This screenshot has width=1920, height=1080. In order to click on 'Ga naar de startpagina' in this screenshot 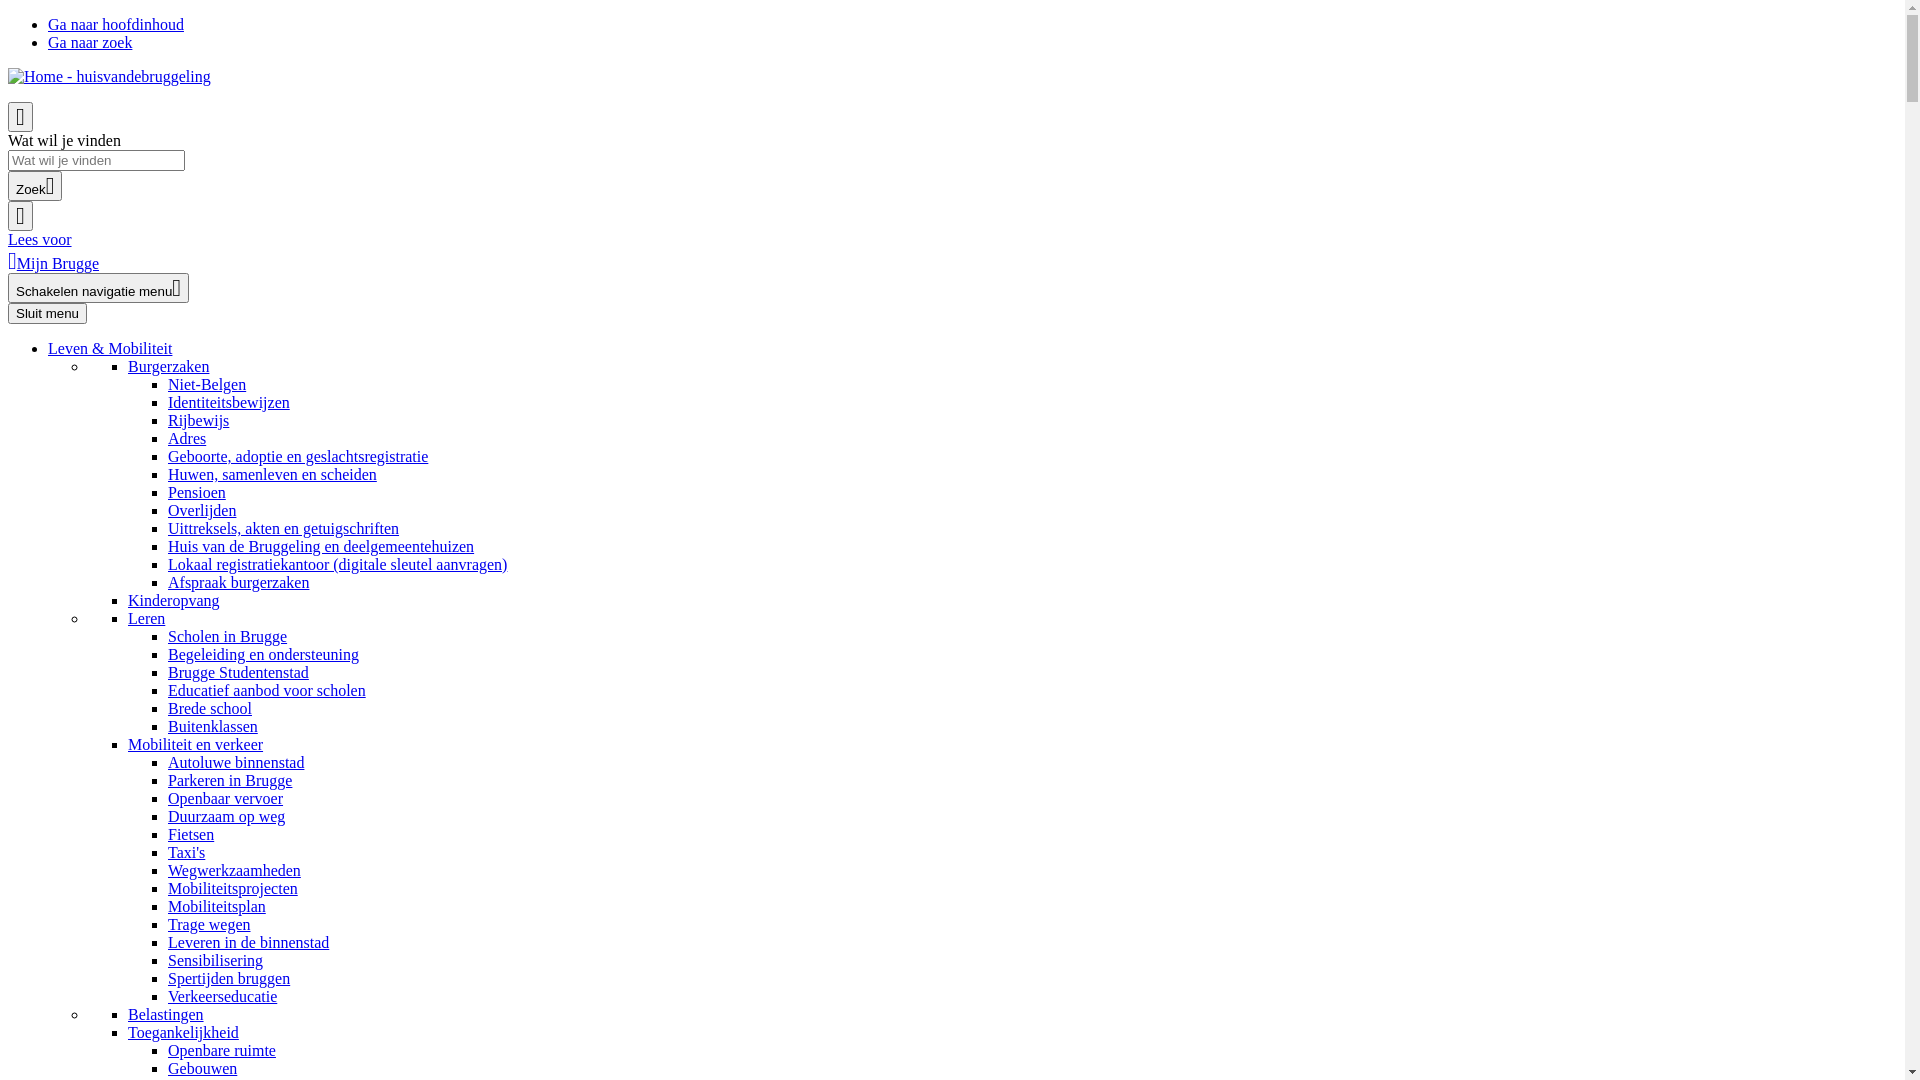, I will do `click(108, 75)`.